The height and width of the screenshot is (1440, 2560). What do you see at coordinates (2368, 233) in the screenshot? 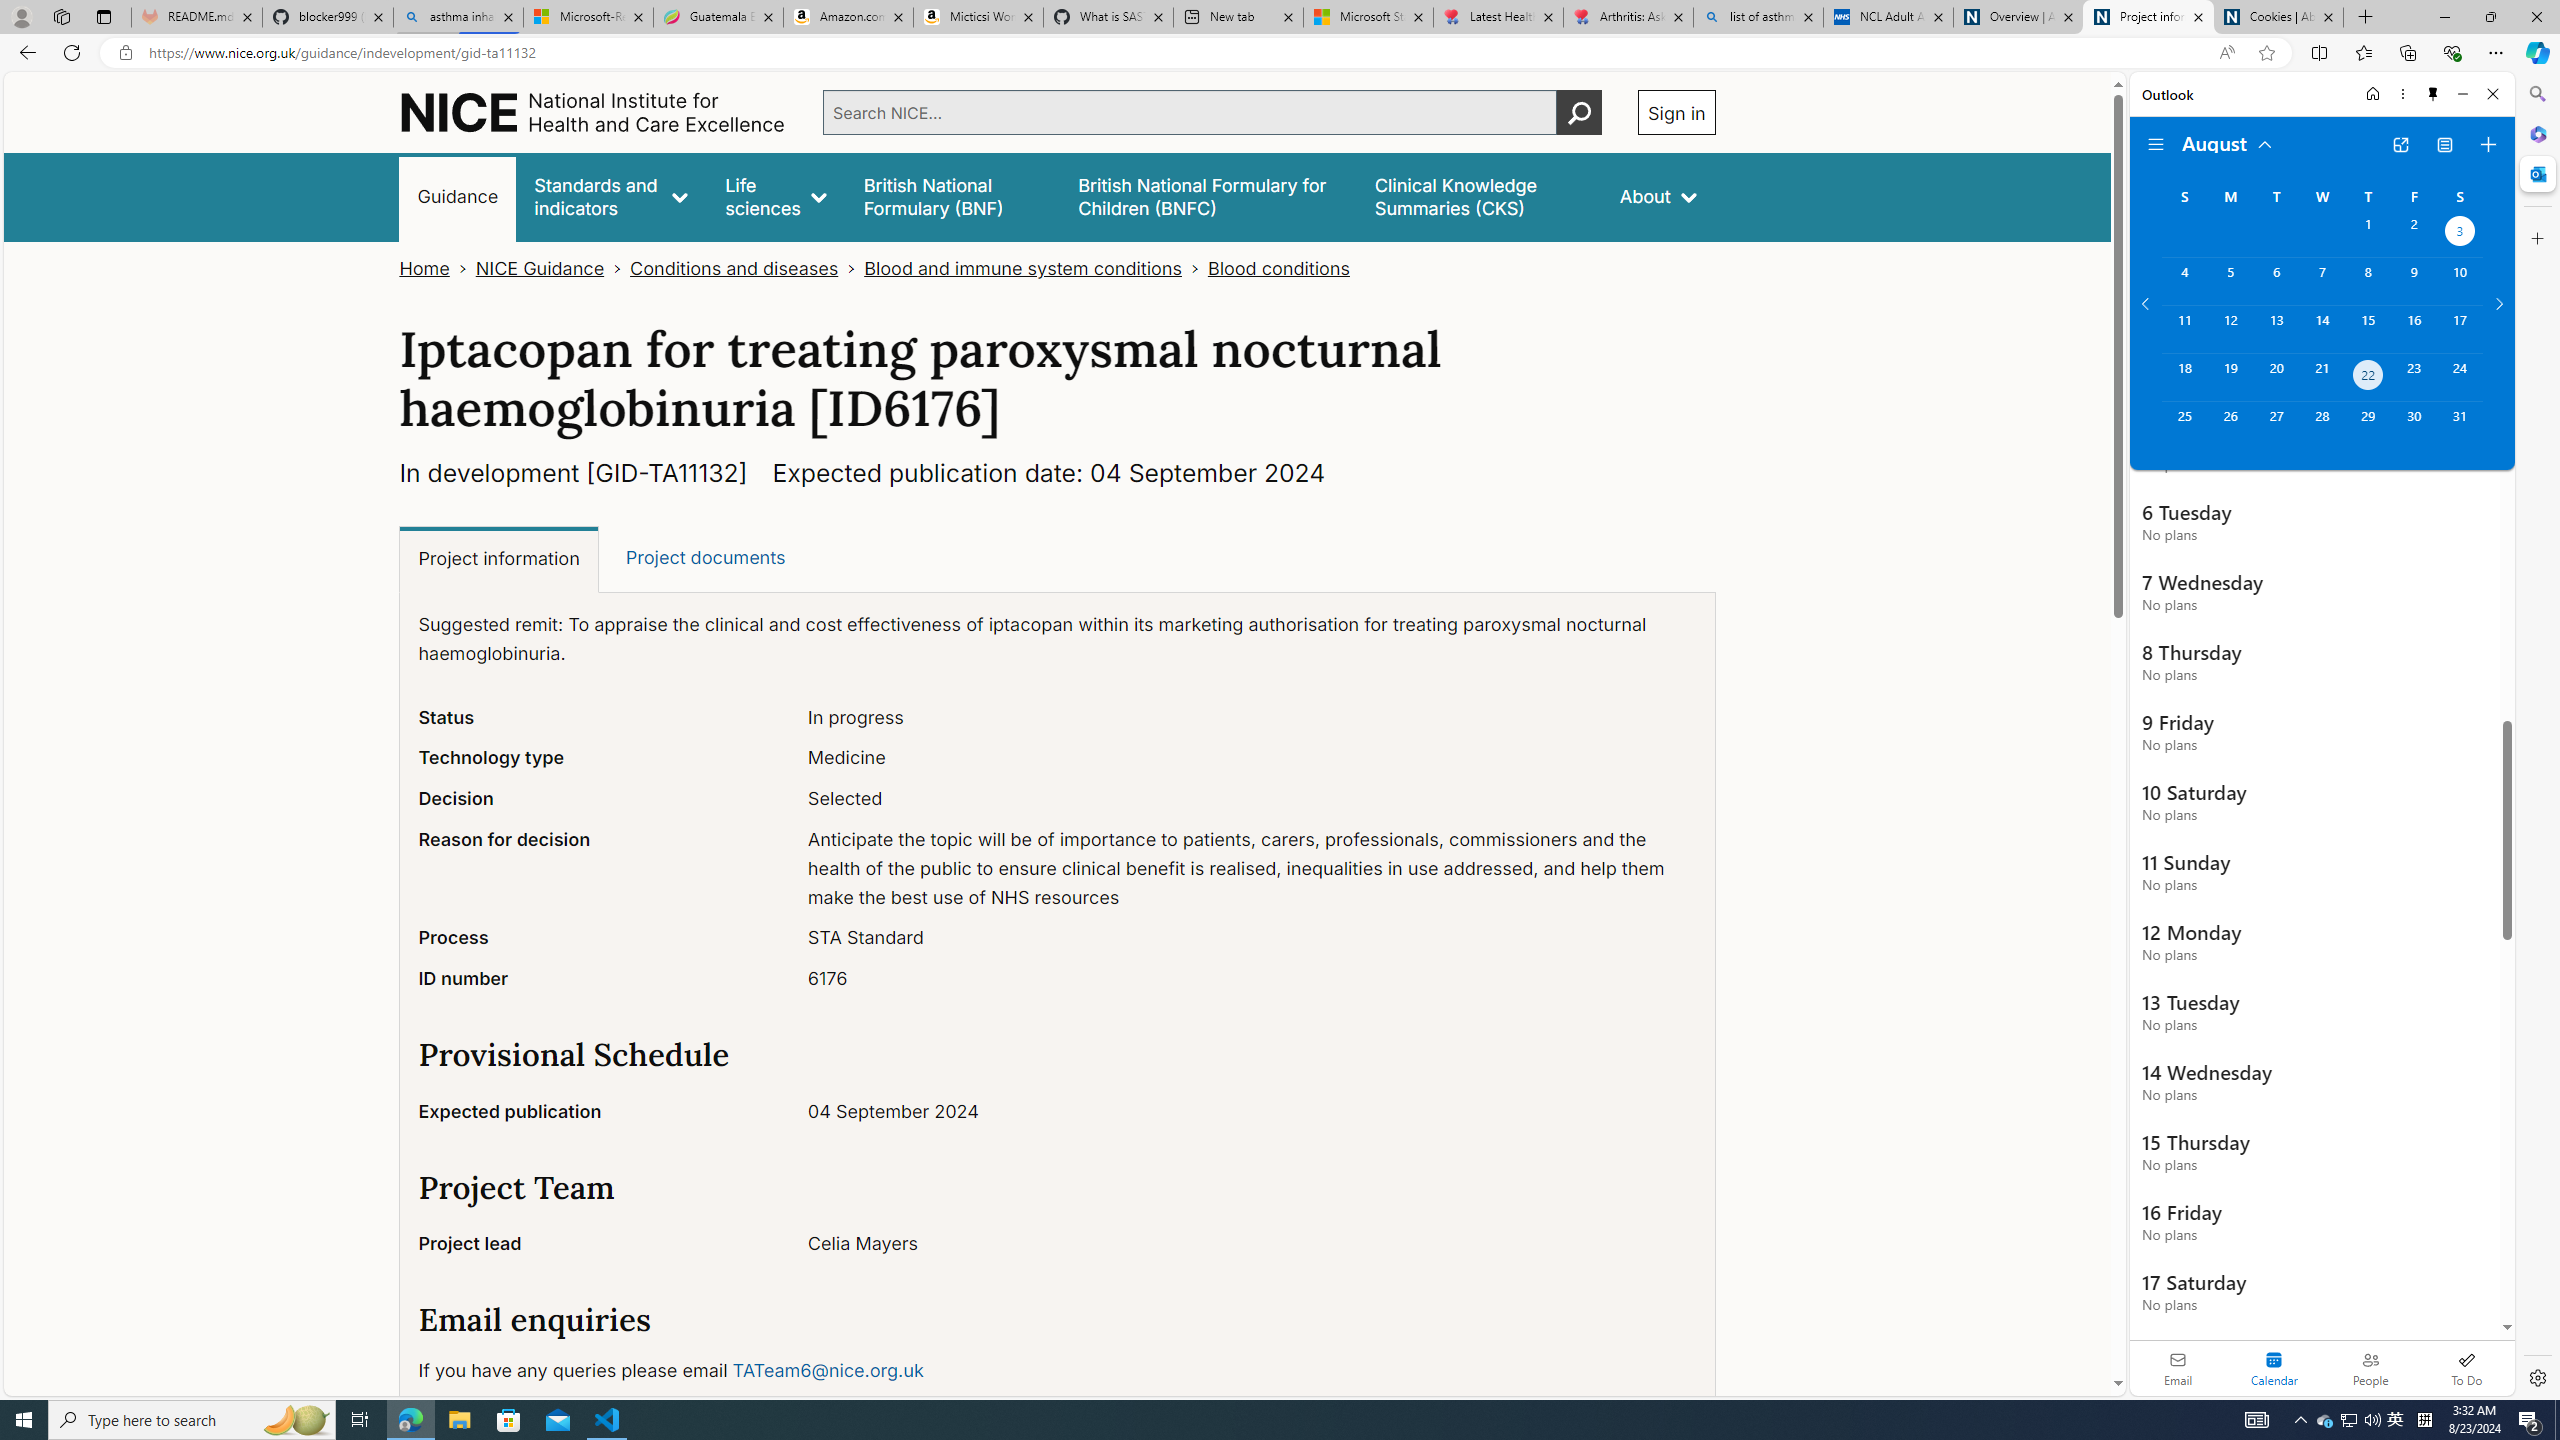
I see `'Thursday, August 1, 2024. '` at bounding box center [2368, 233].